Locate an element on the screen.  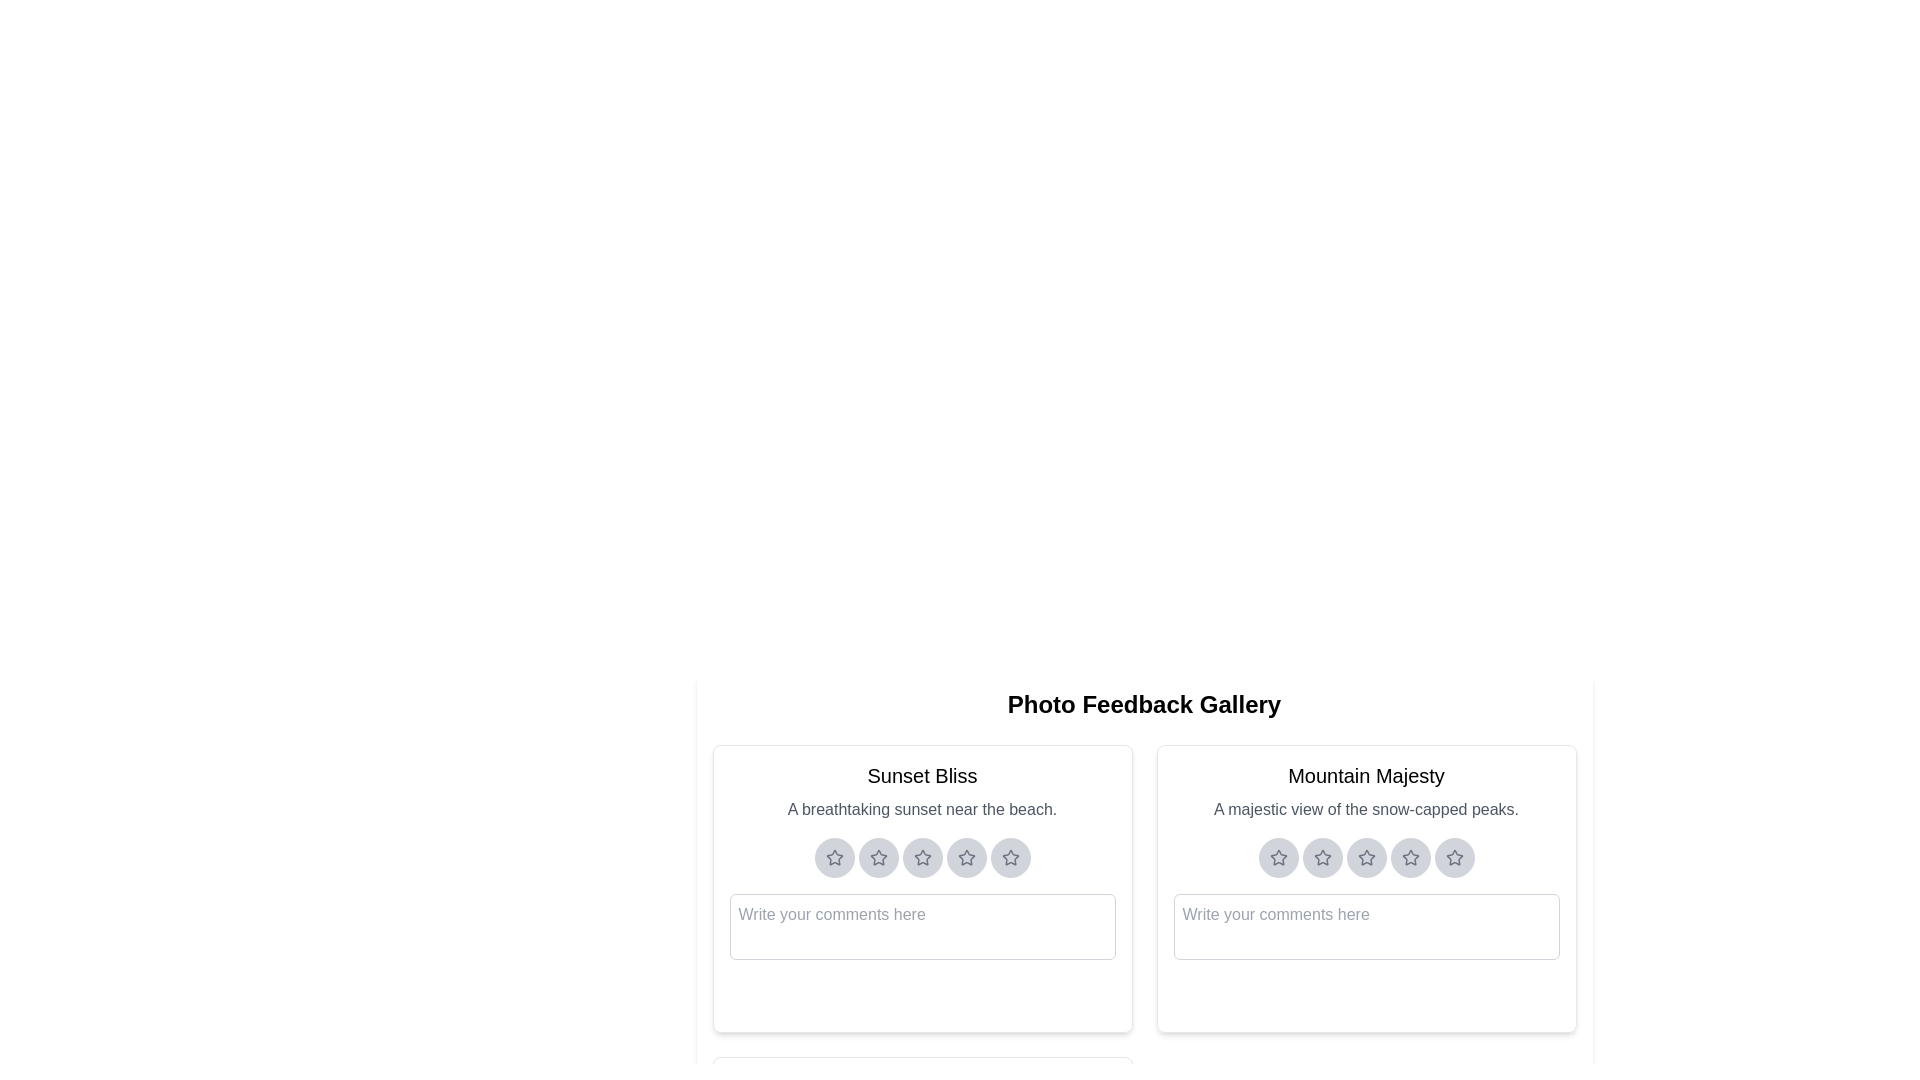
the fifth star icon from left to right in the row of rating stars under the 'Sunset Bliss' feedback box is located at coordinates (1010, 856).